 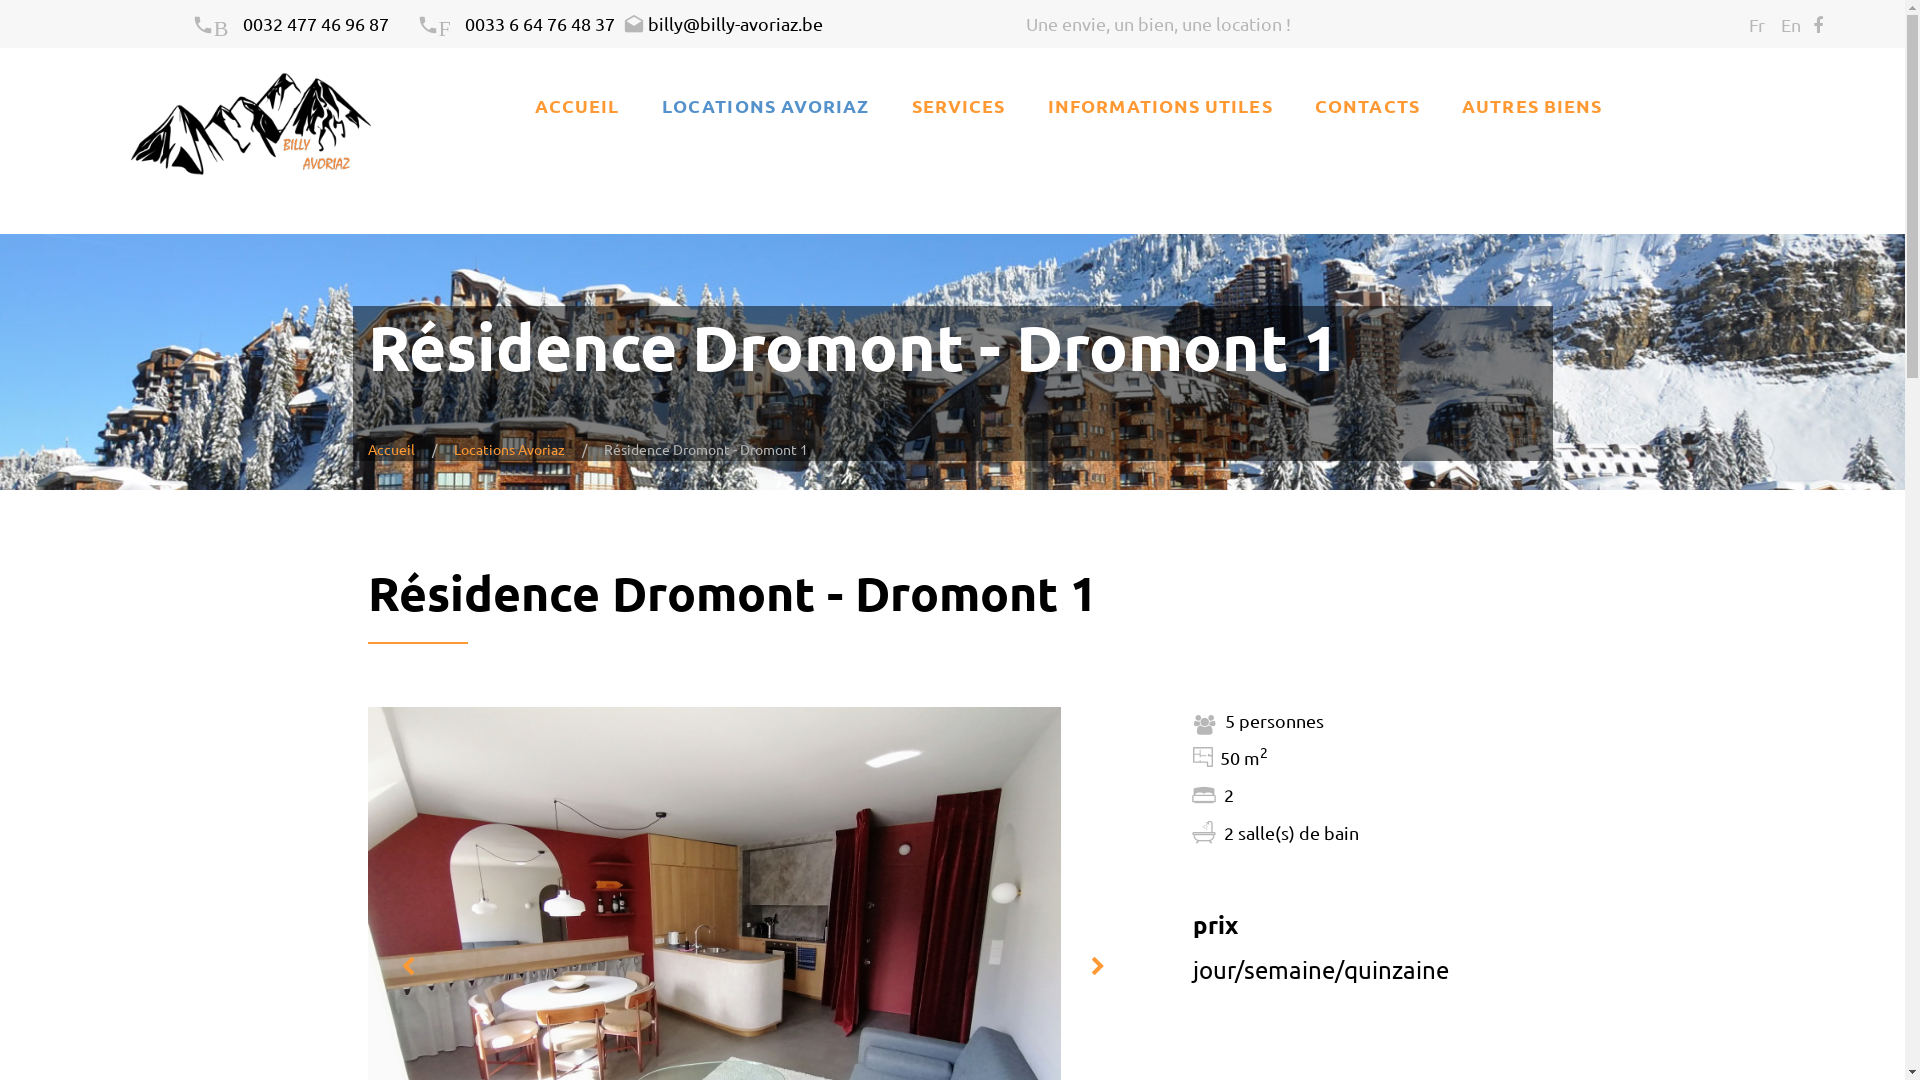 What do you see at coordinates (1160, 105) in the screenshot?
I see `'INFORMATIONS UTILES'` at bounding box center [1160, 105].